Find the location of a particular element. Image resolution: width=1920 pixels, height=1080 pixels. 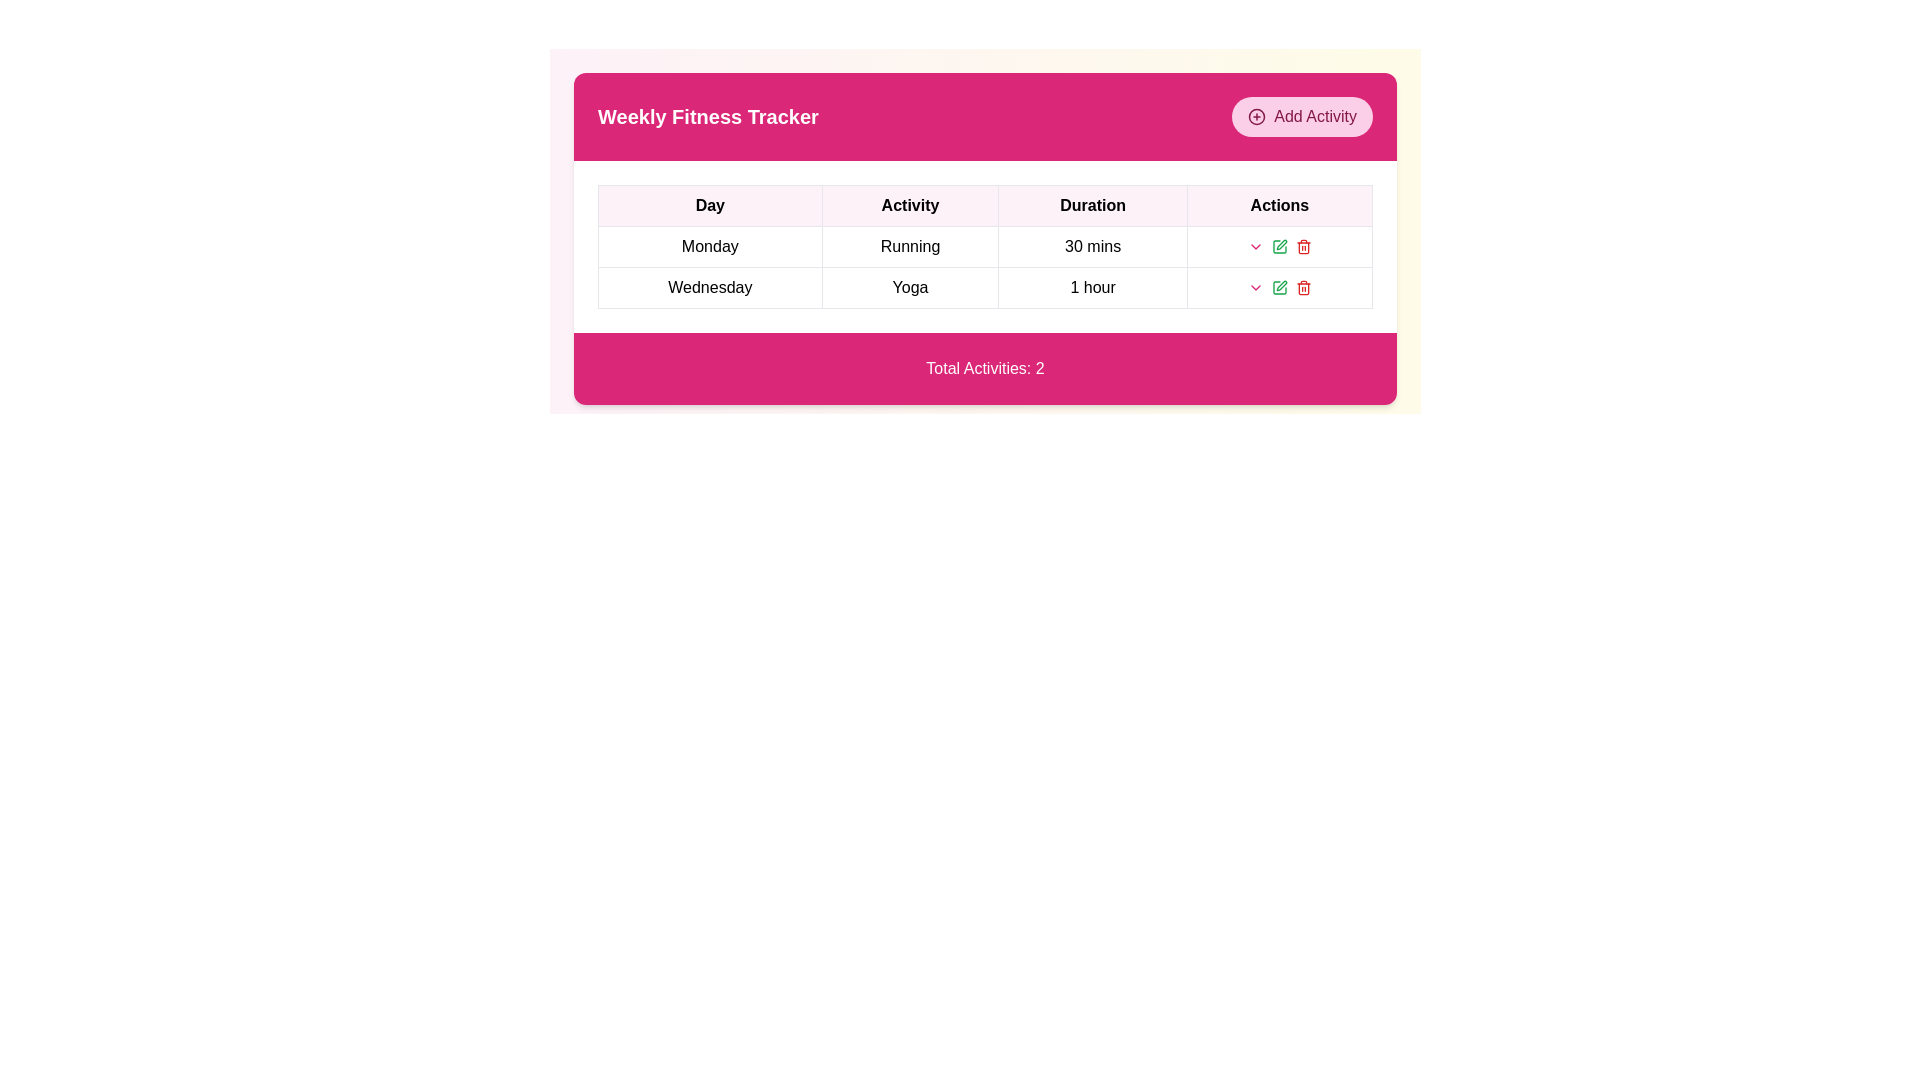

the circular icon with a plus symbol inside, located on the left side of the 'Add Activity' button in the top right corner of the pink section containing the 'Weekly Fitness Tracker' heading is located at coordinates (1256, 116).